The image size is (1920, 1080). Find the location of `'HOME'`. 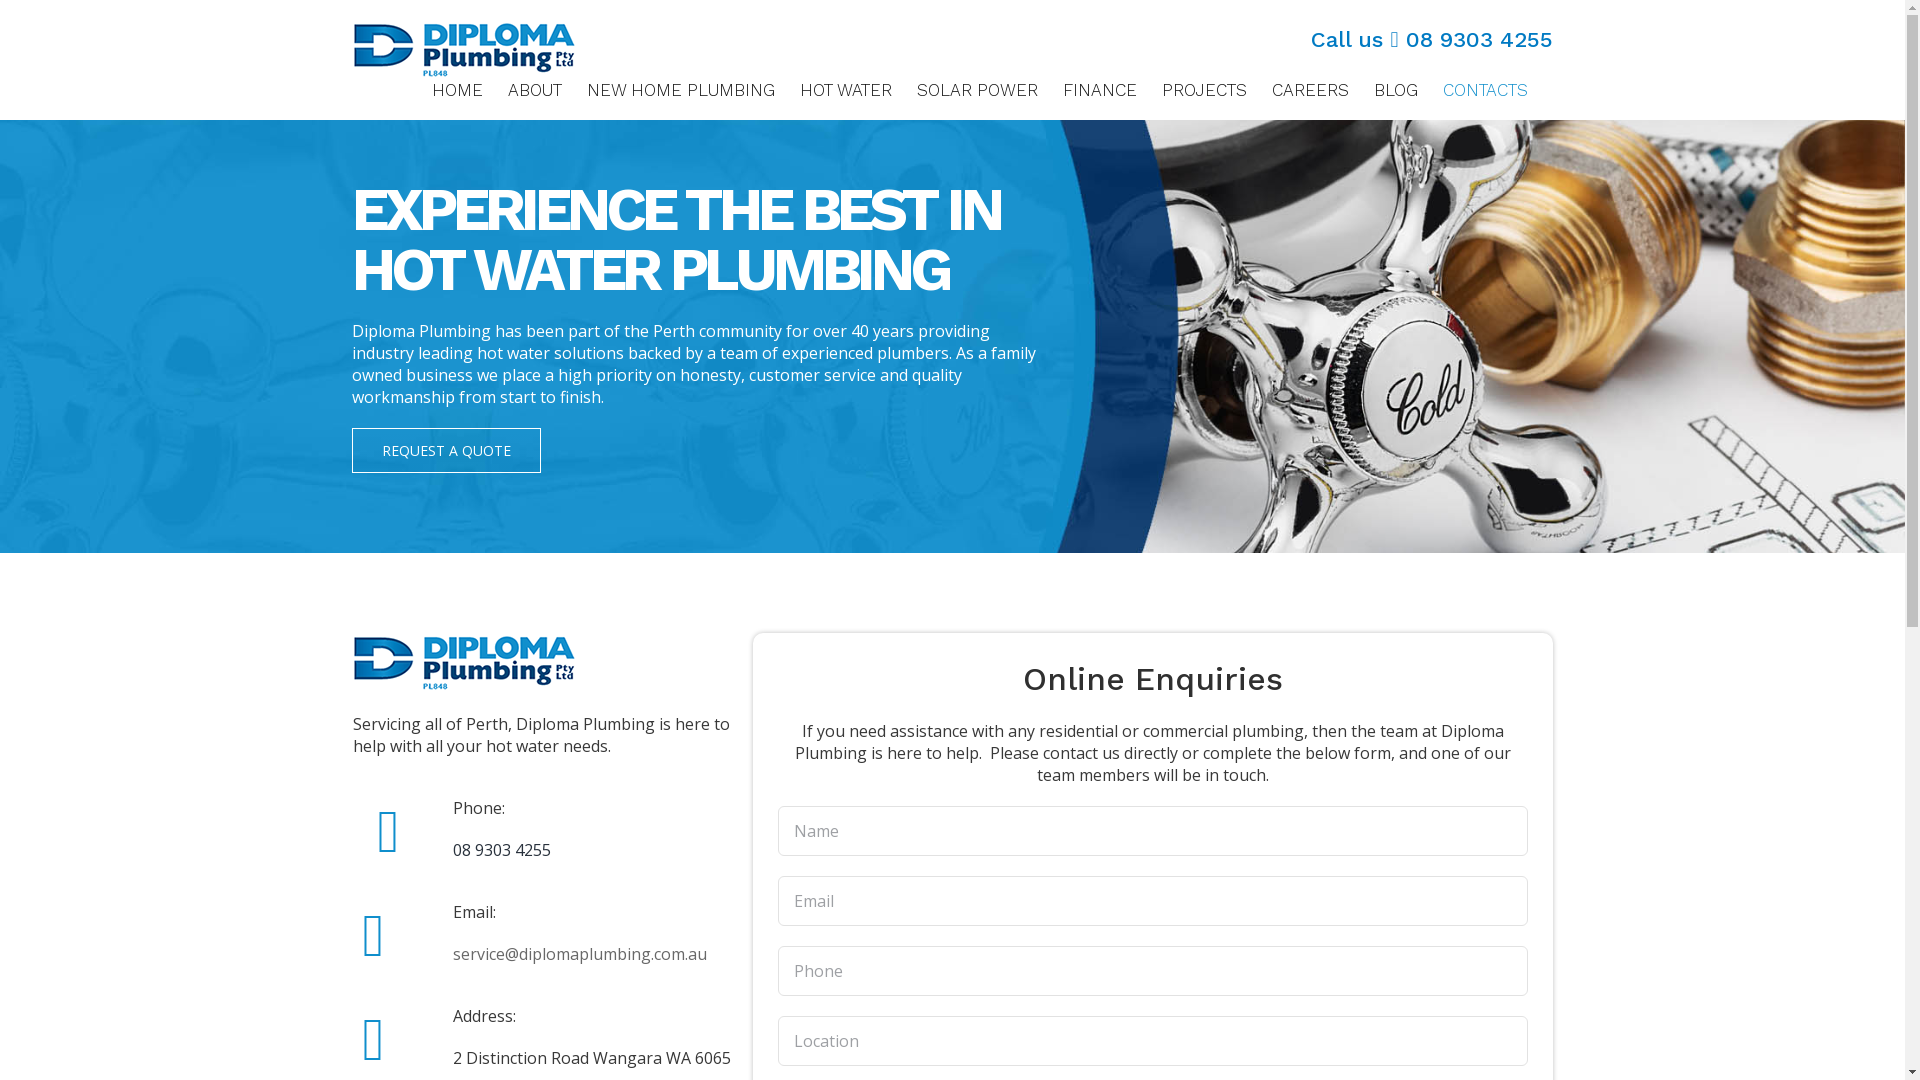

'HOME' is located at coordinates (456, 88).